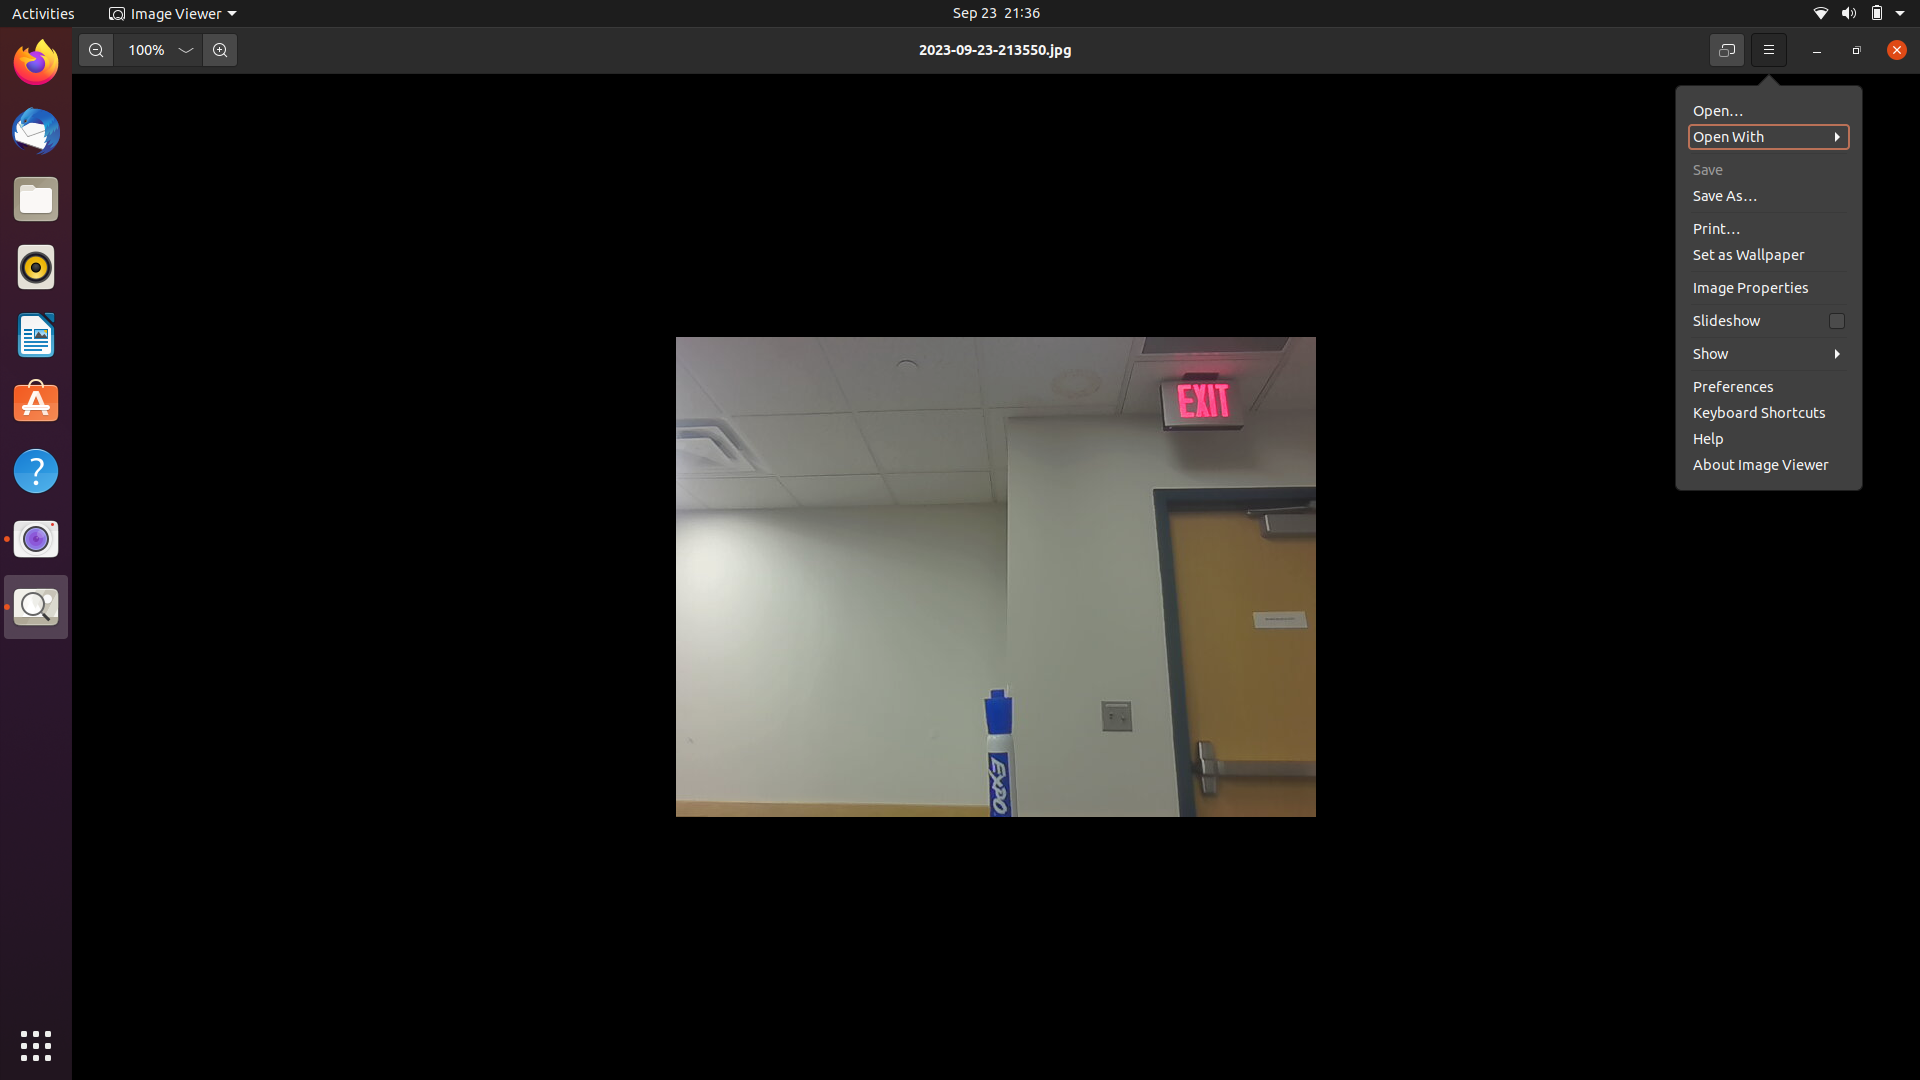 The image size is (1920, 1080). I want to click on Zoom out the image twice, so click(94, 49).